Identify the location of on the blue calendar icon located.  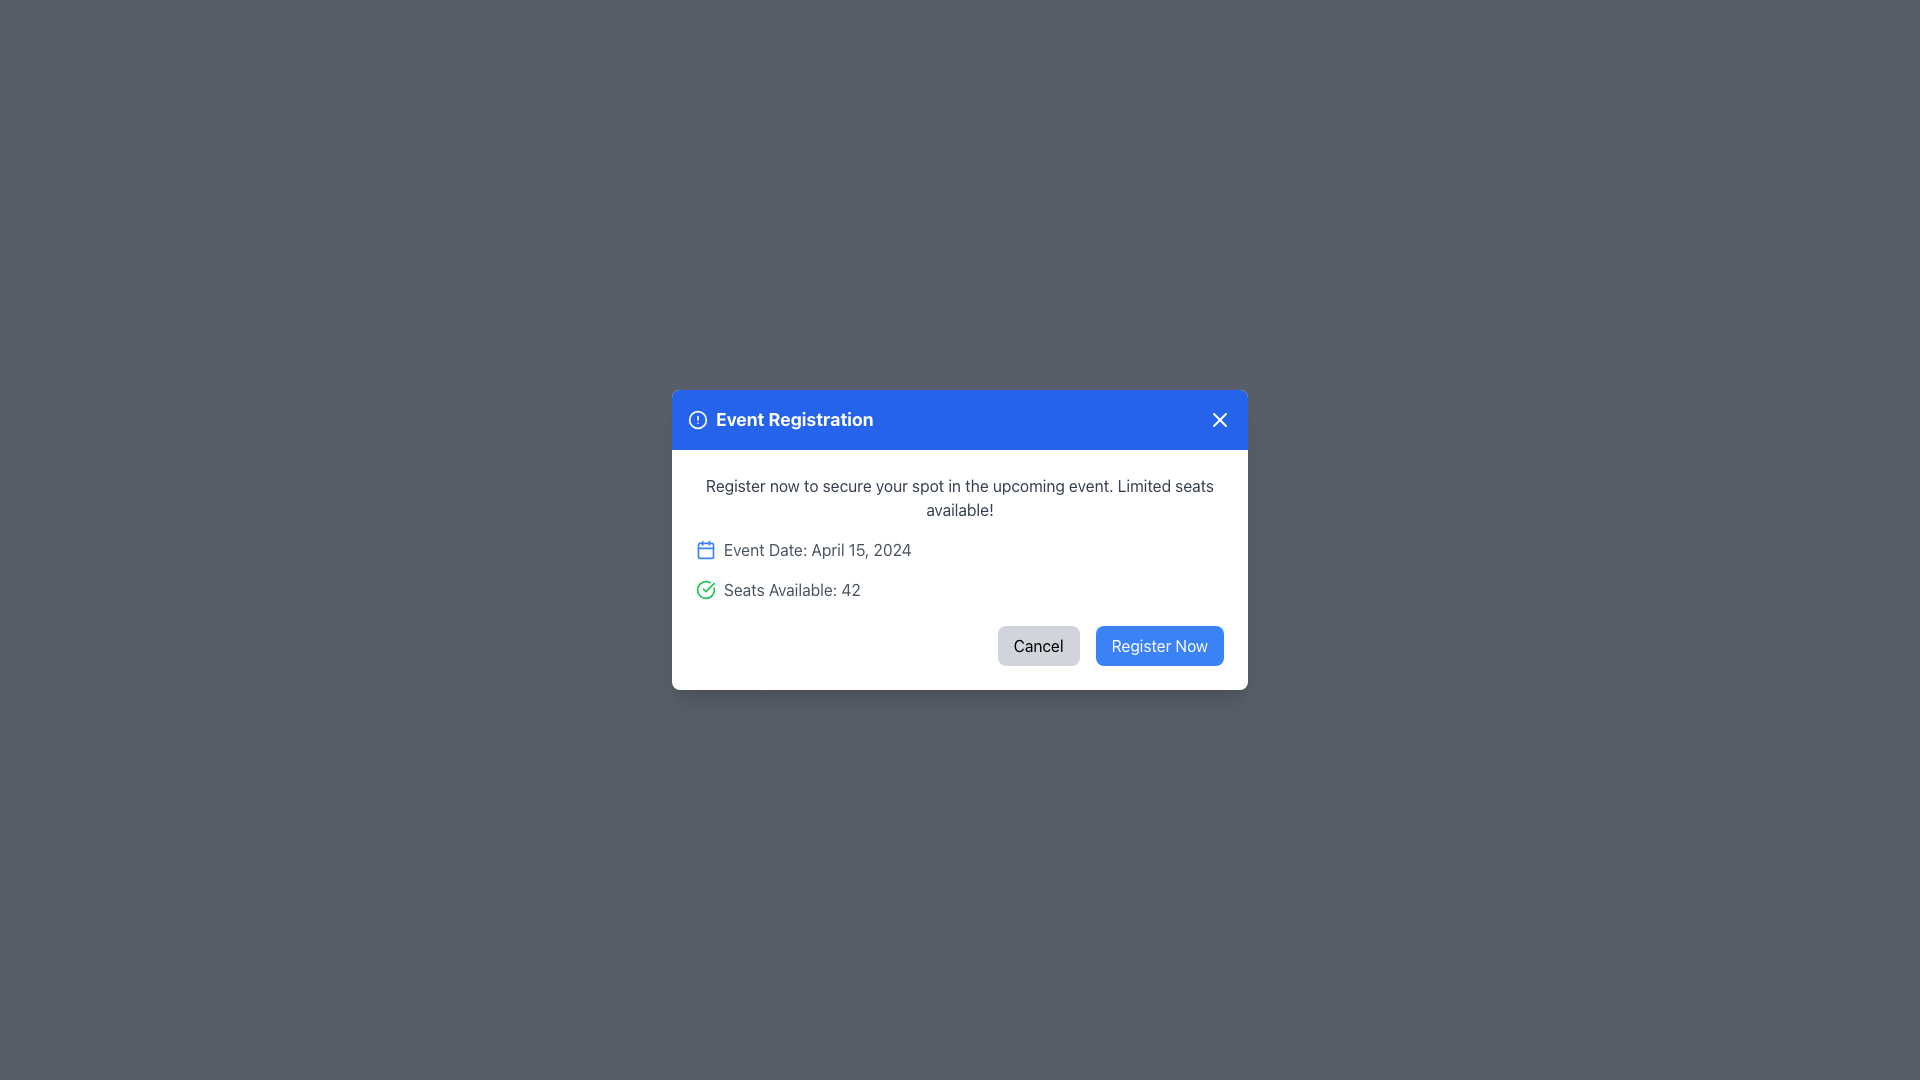
(705, 550).